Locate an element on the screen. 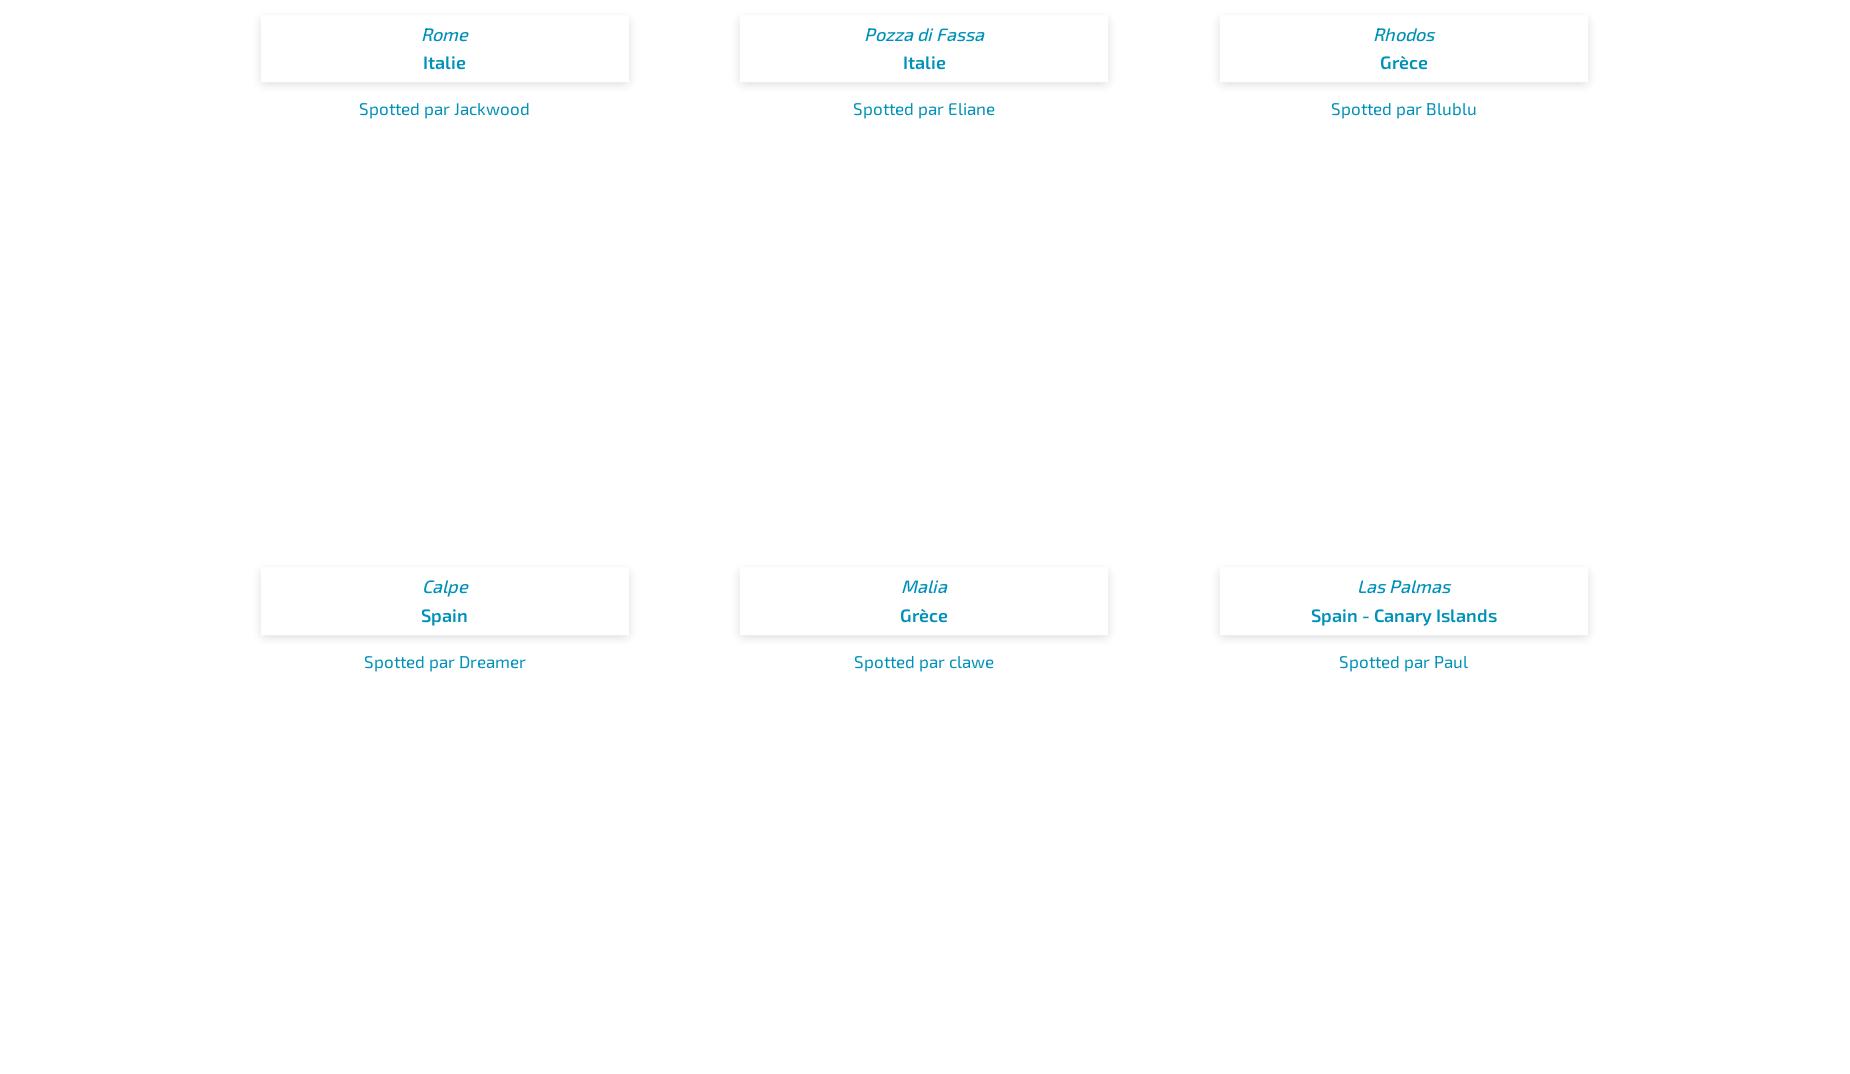 This screenshot has width=1850, height=1074. 'Spotted par Dreamer' is located at coordinates (443, 658).